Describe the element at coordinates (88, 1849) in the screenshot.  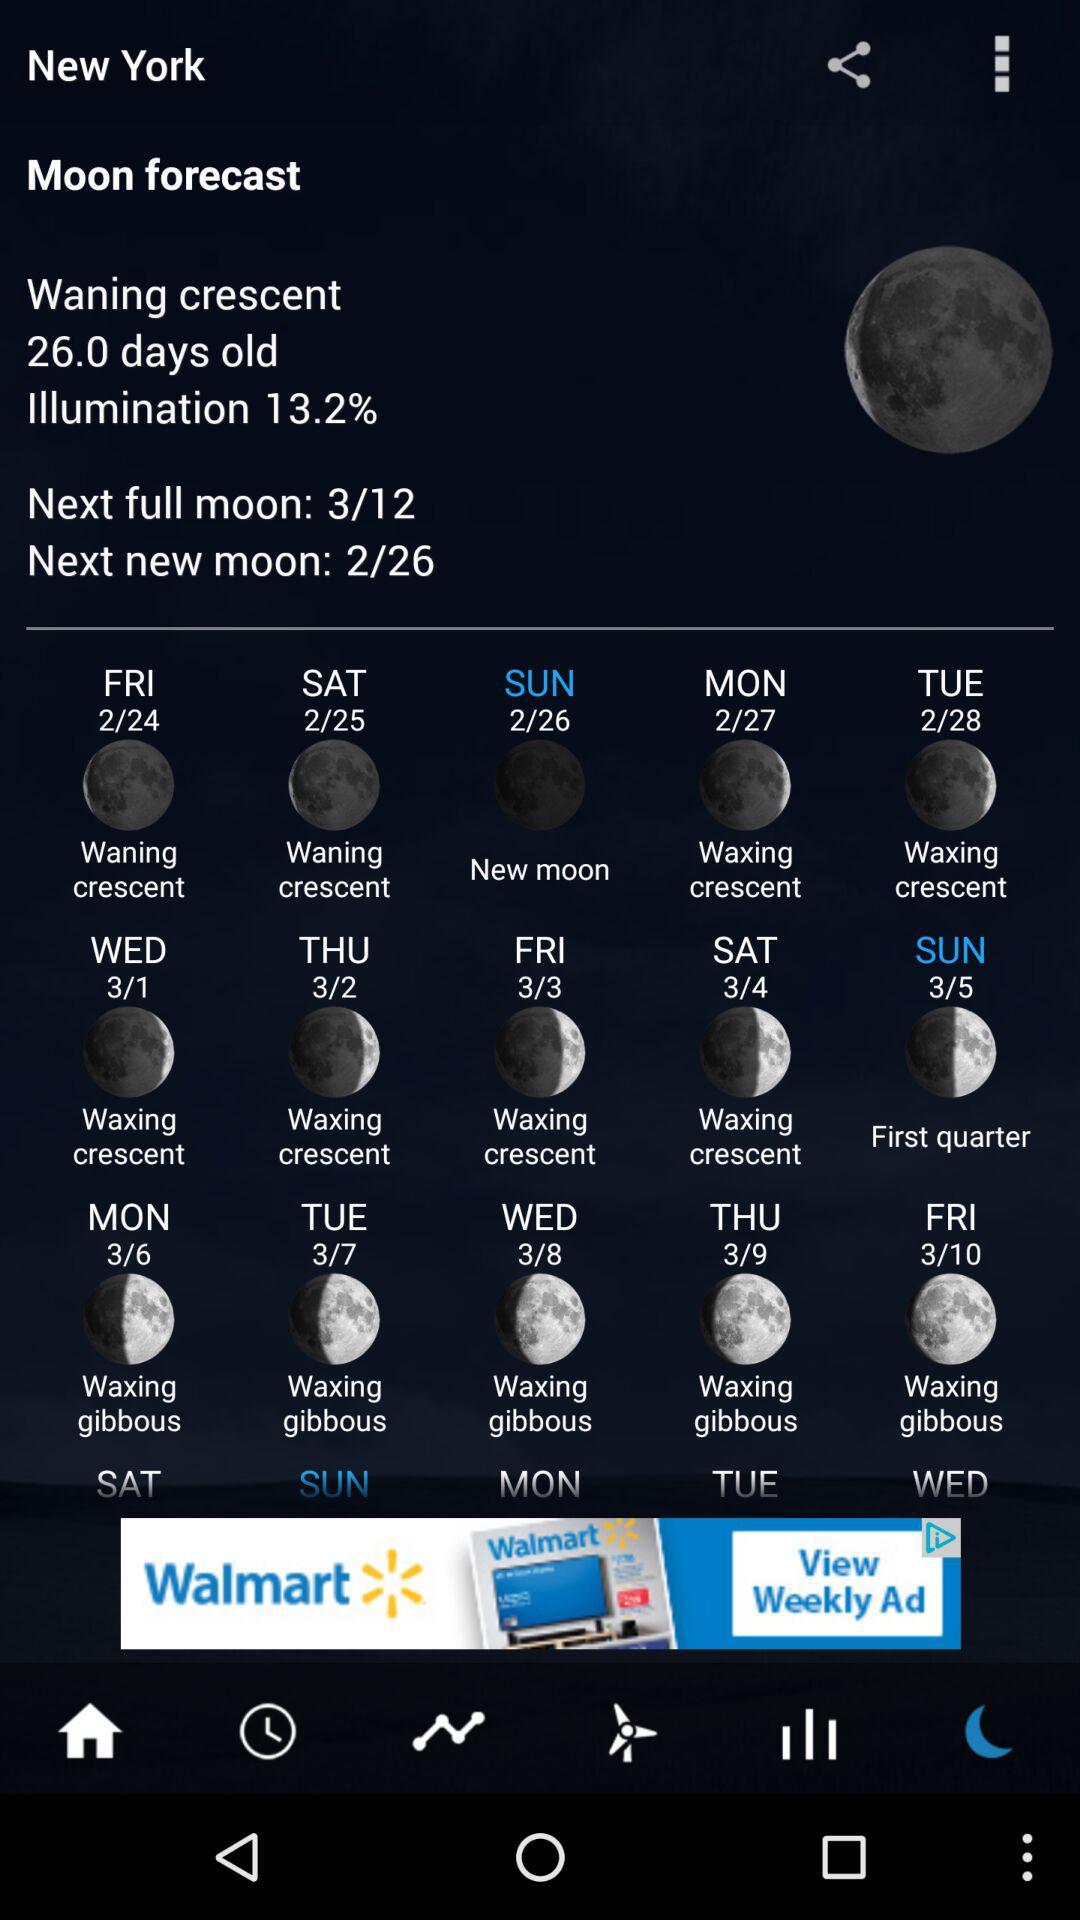
I see `the home icon` at that location.